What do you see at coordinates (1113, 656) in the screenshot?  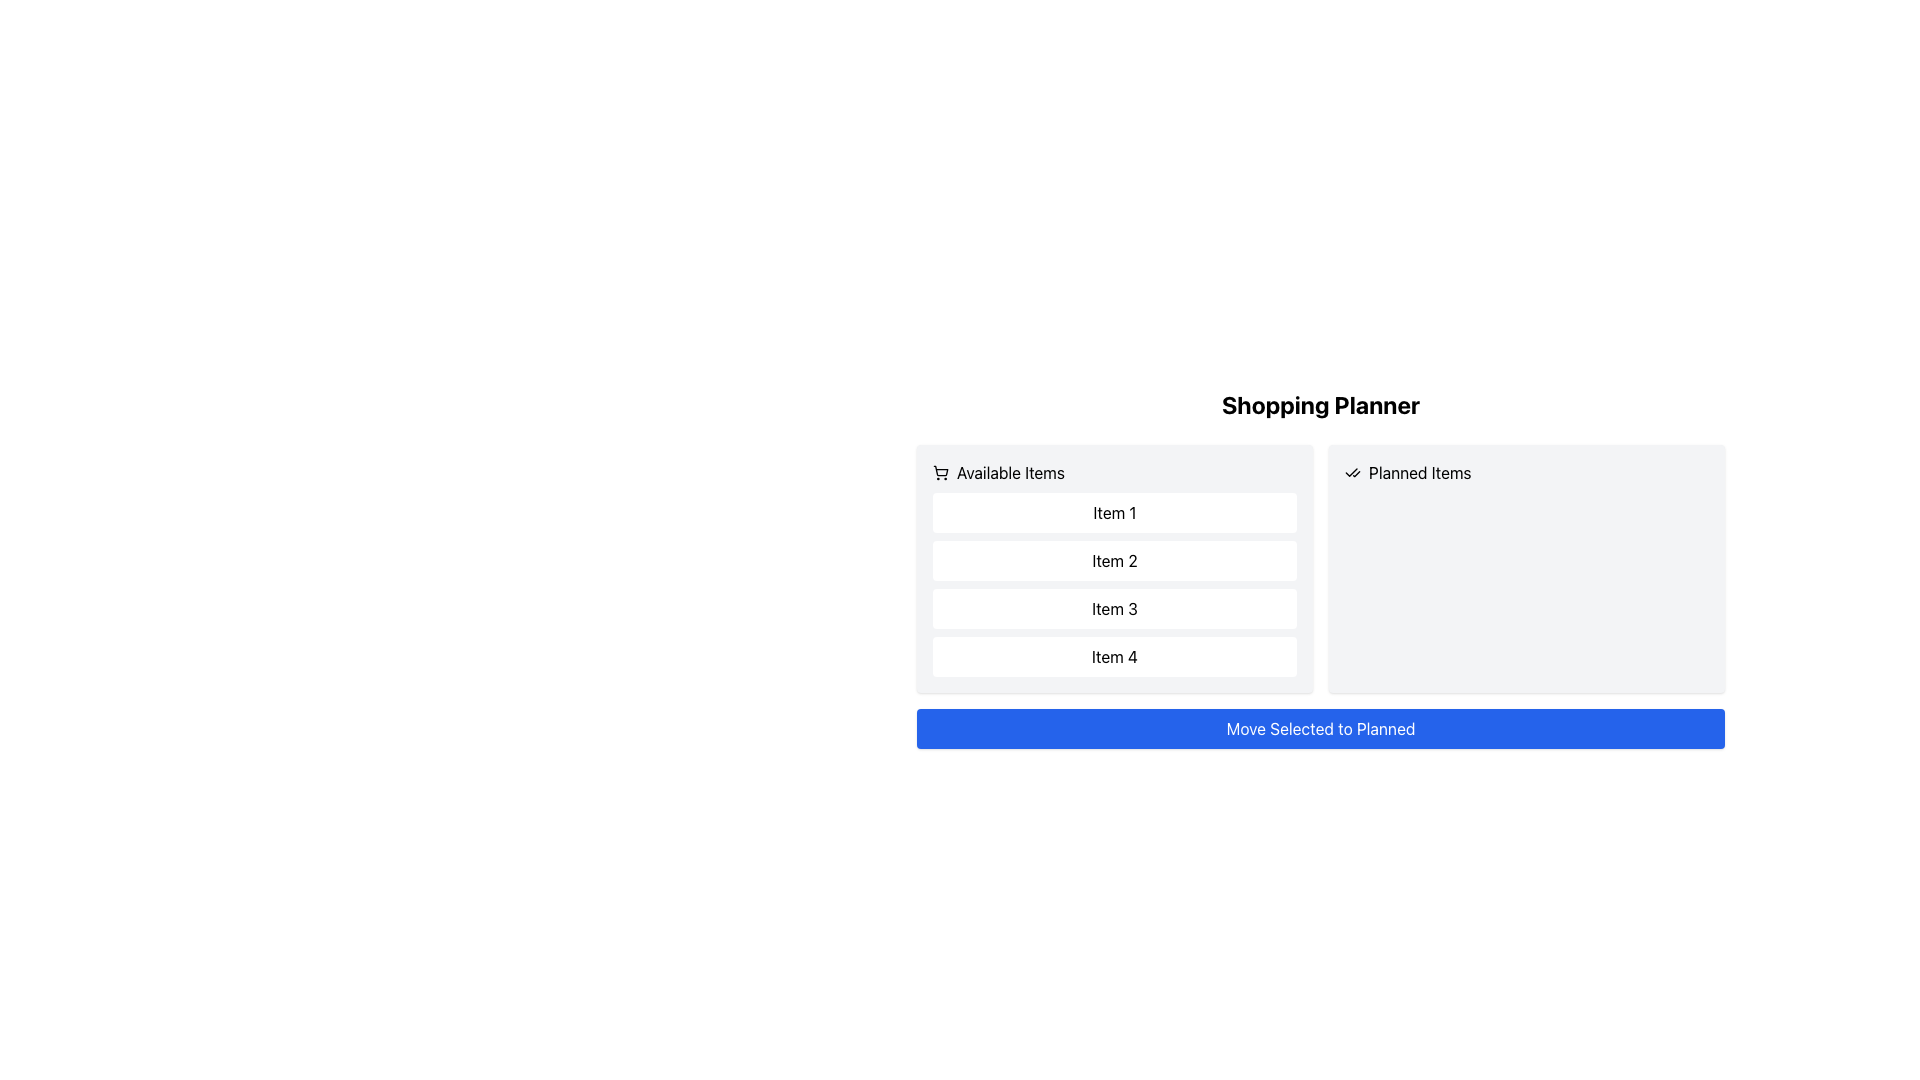 I see `the fourth item in the 'Available Items' section of the 'Shopping Planner' interface, which contains the text 'Item 4'` at bounding box center [1113, 656].